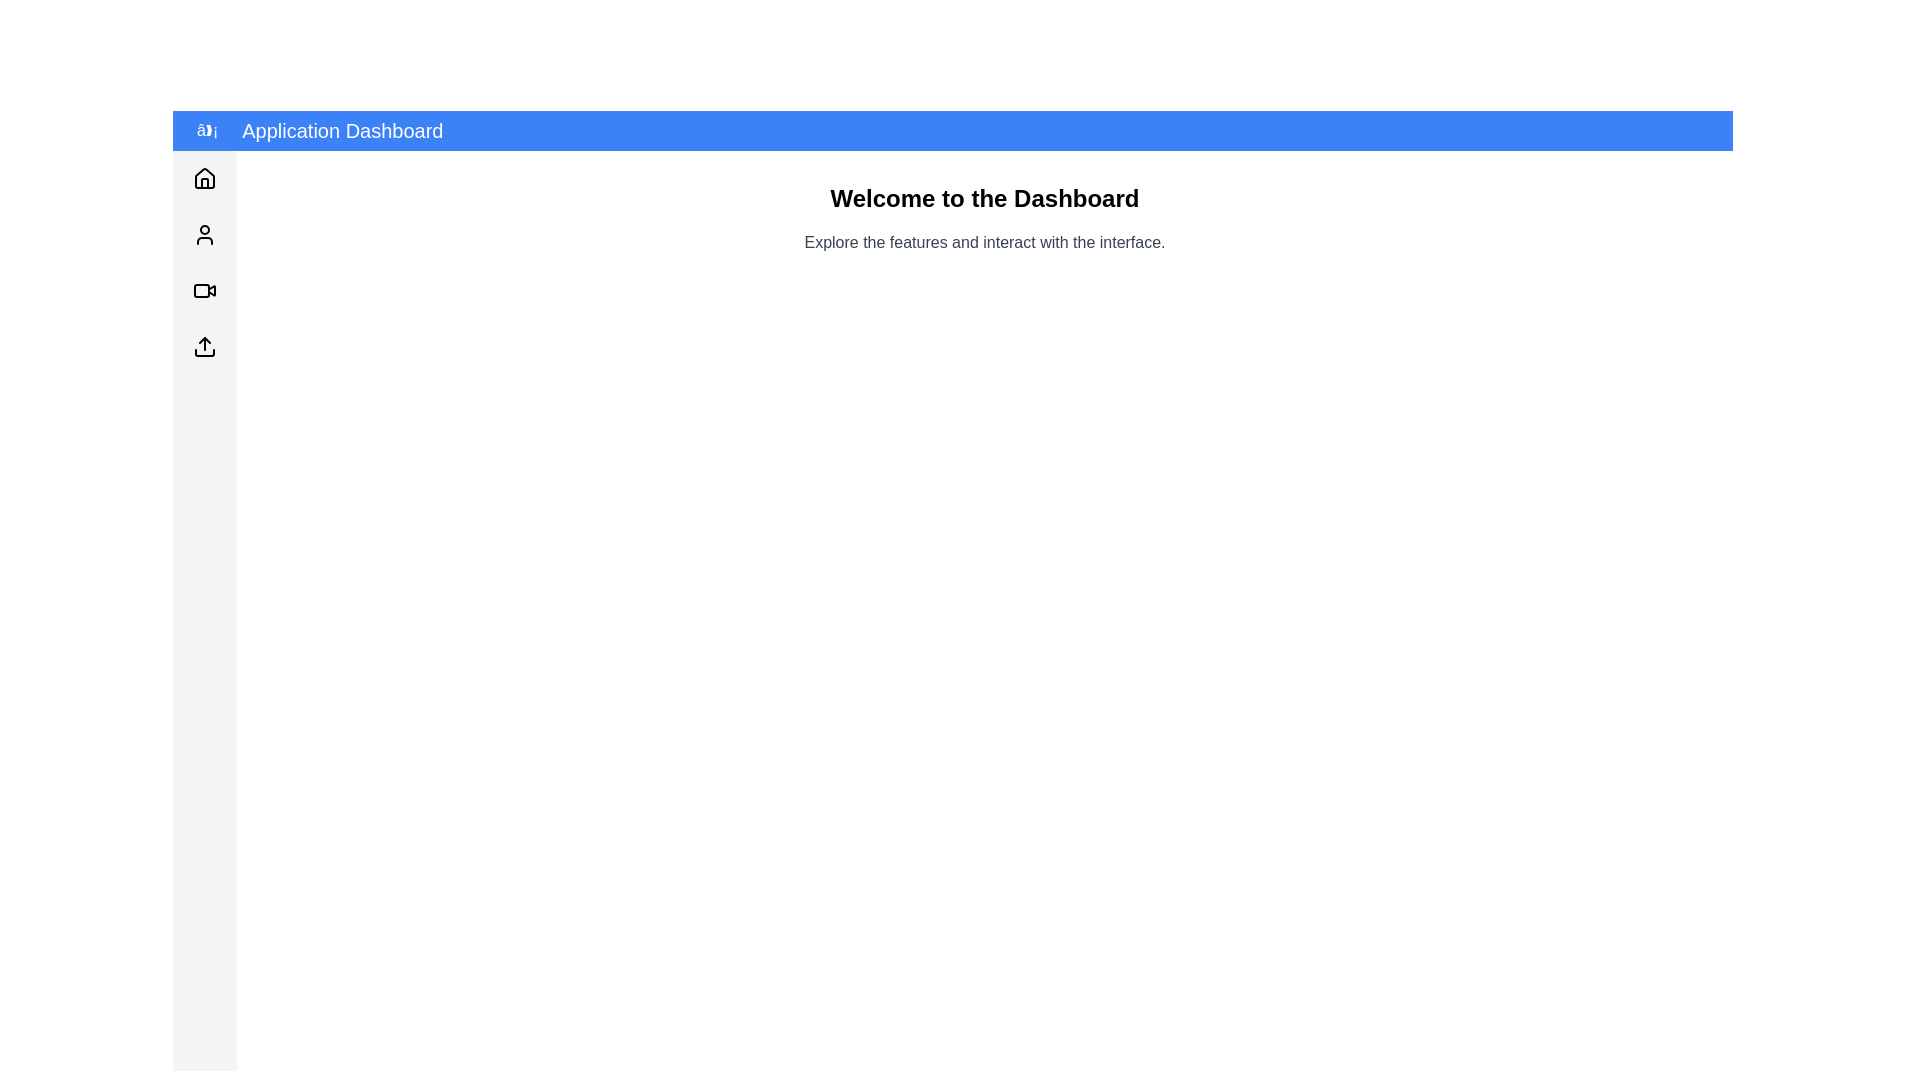 This screenshot has height=1080, width=1920. What do you see at coordinates (205, 290) in the screenshot?
I see `the third interactive icon in the vertical sequence on the left-aligned sidebar` at bounding box center [205, 290].